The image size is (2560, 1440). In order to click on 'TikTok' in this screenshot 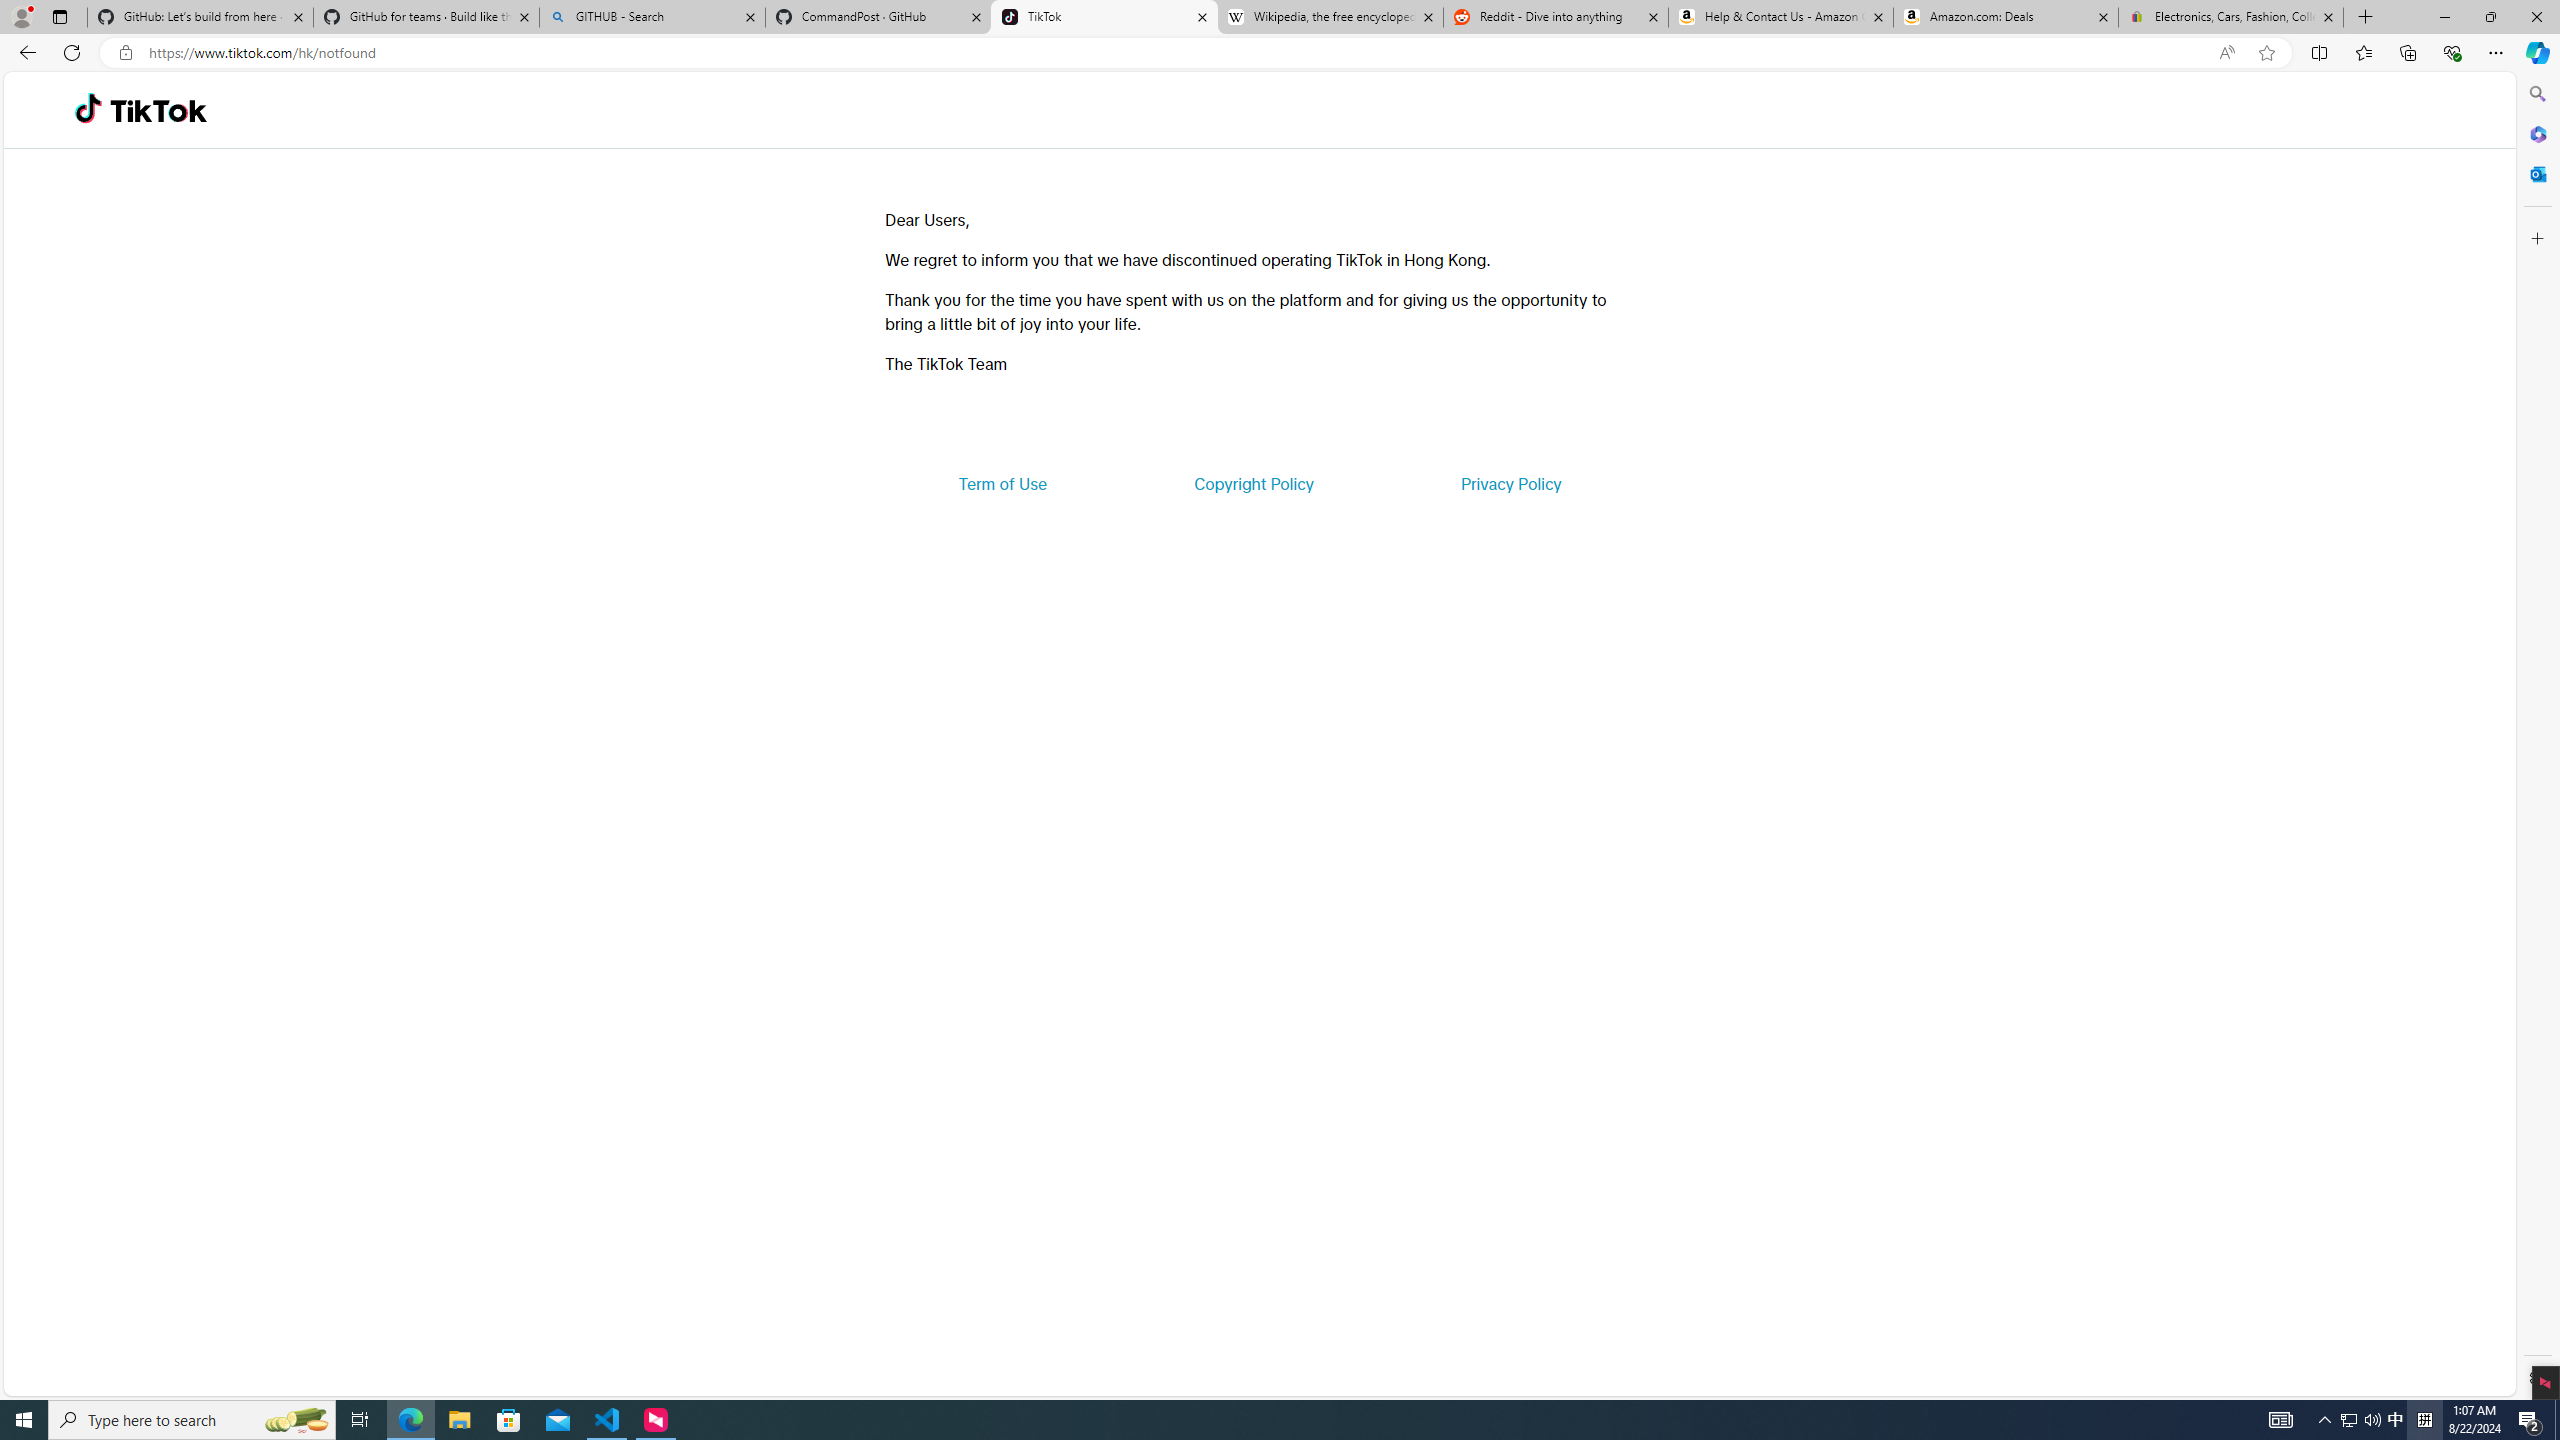, I will do `click(158, 110)`.